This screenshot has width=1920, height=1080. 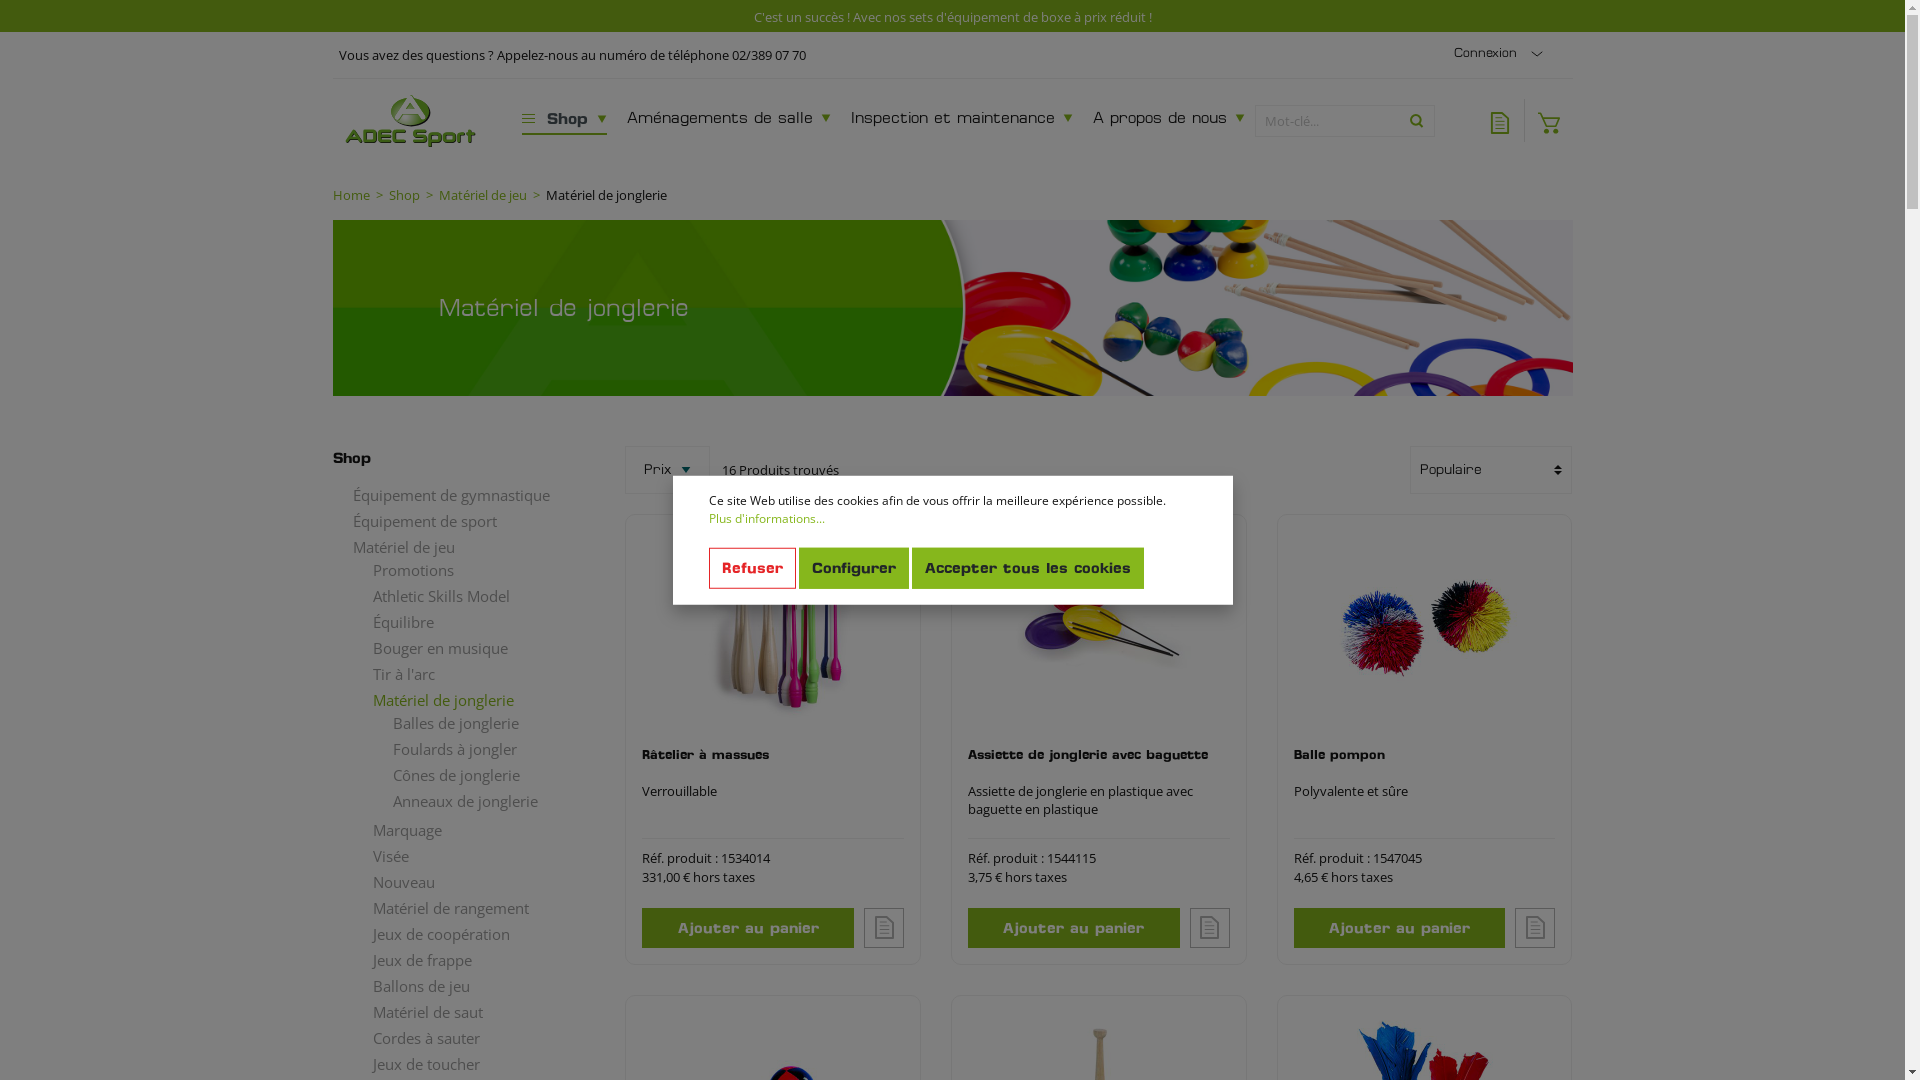 What do you see at coordinates (467, 985) in the screenshot?
I see `'Ballons de jeu'` at bounding box center [467, 985].